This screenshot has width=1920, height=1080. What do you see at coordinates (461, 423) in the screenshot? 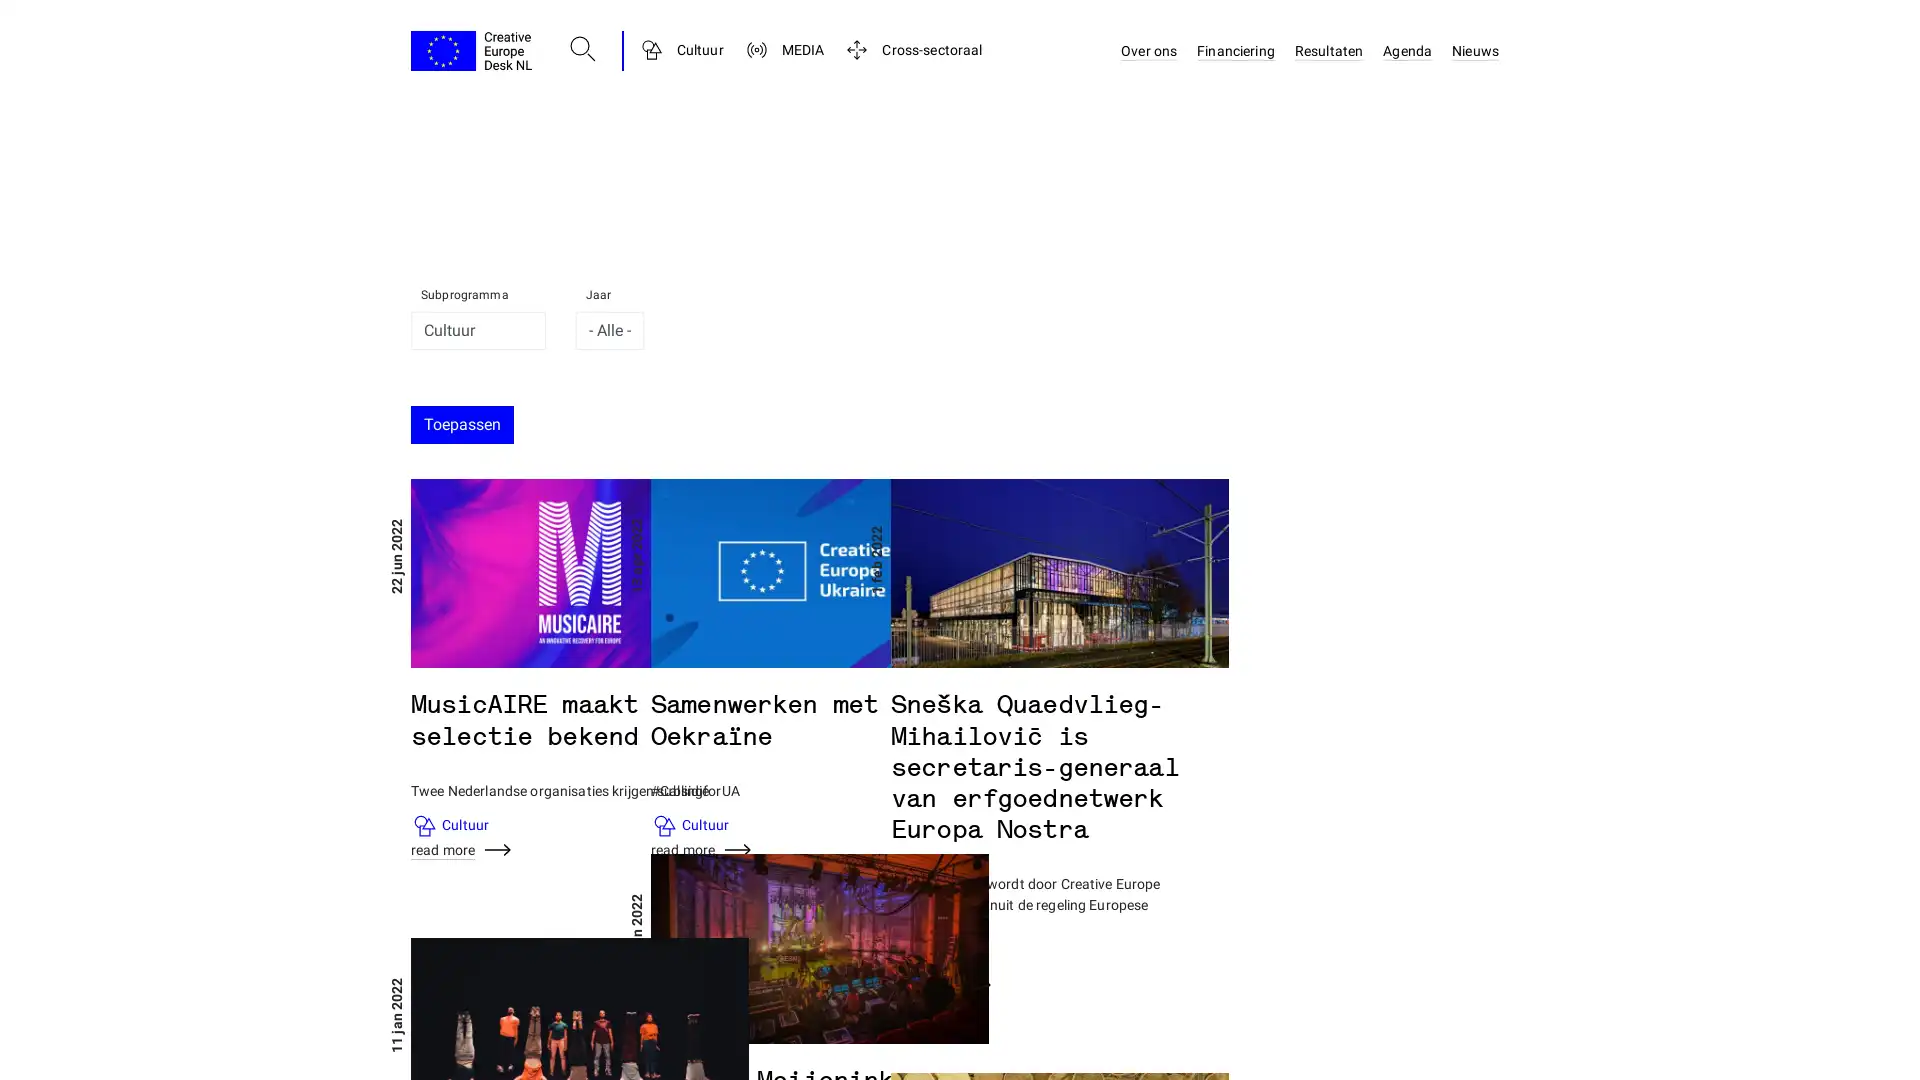
I see `Toepassen` at bounding box center [461, 423].